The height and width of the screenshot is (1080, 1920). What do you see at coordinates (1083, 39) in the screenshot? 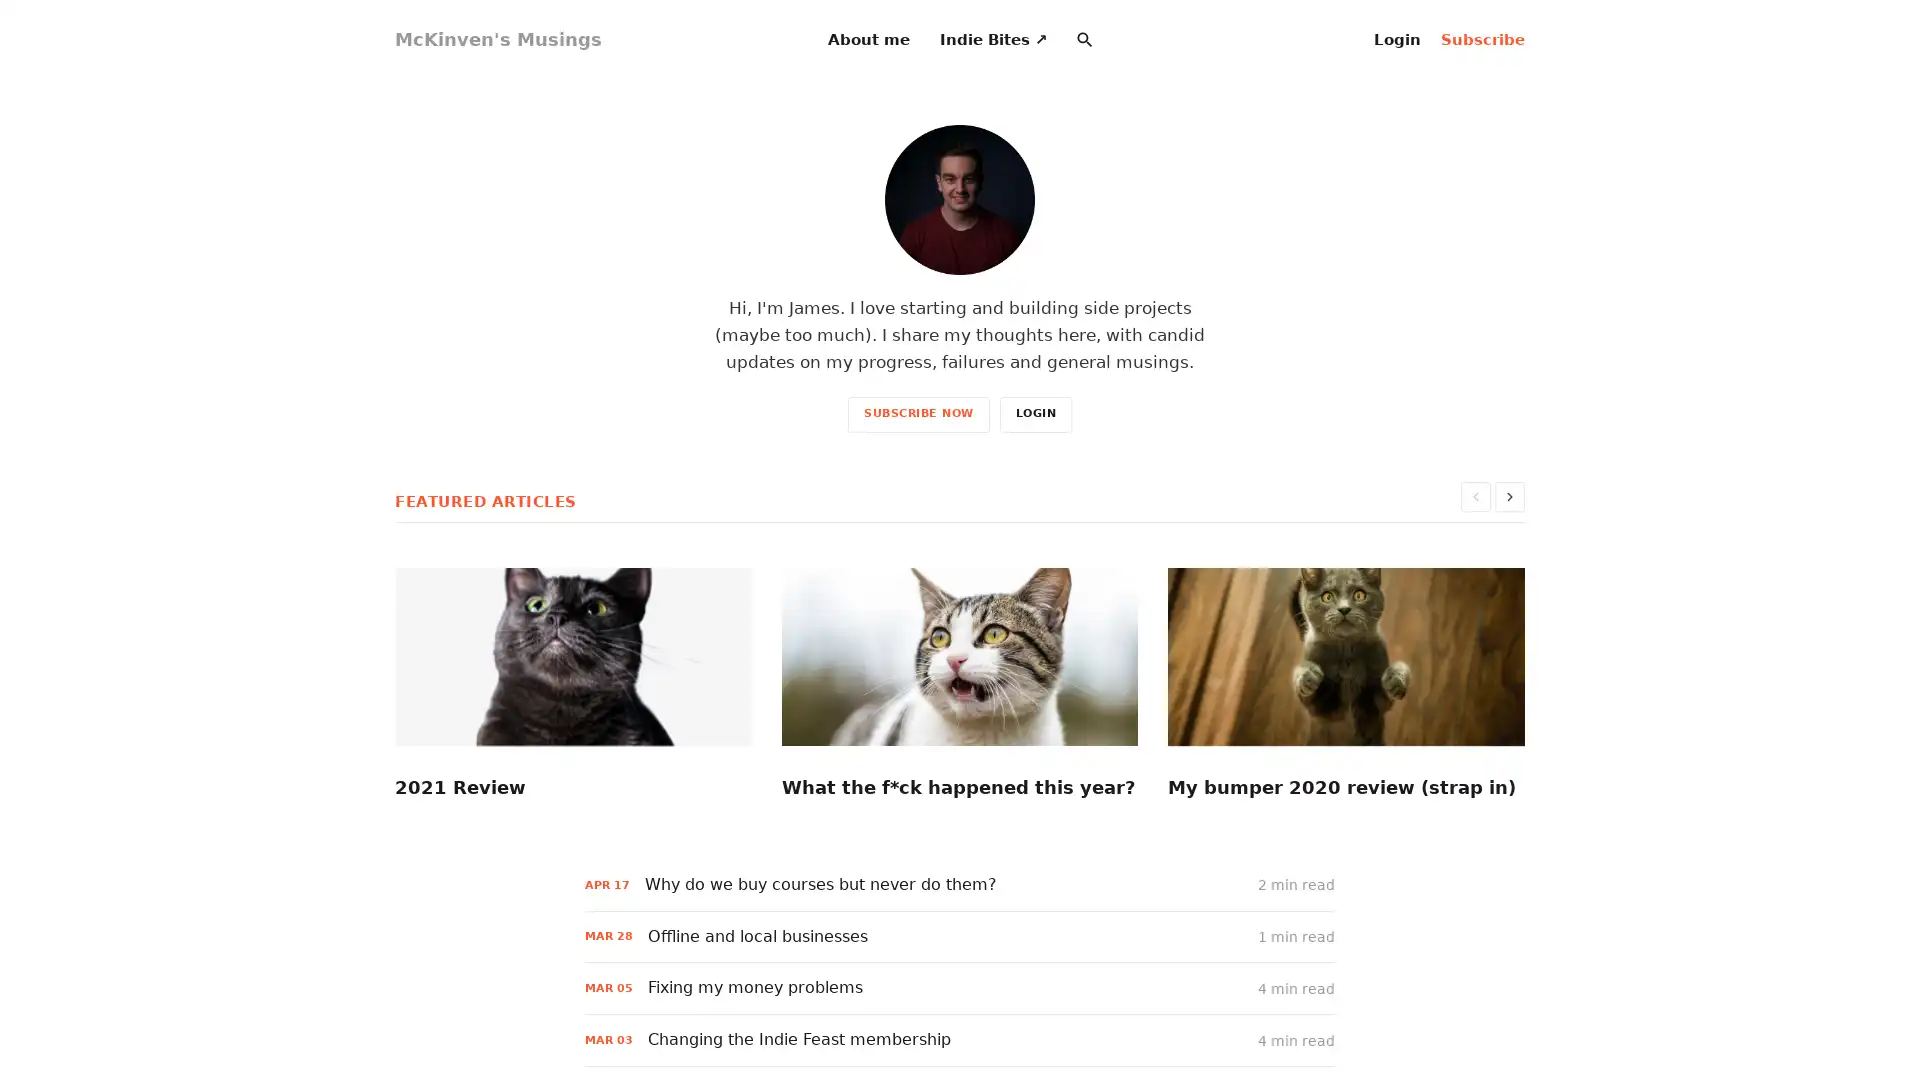
I see `Search` at bounding box center [1083, 39].